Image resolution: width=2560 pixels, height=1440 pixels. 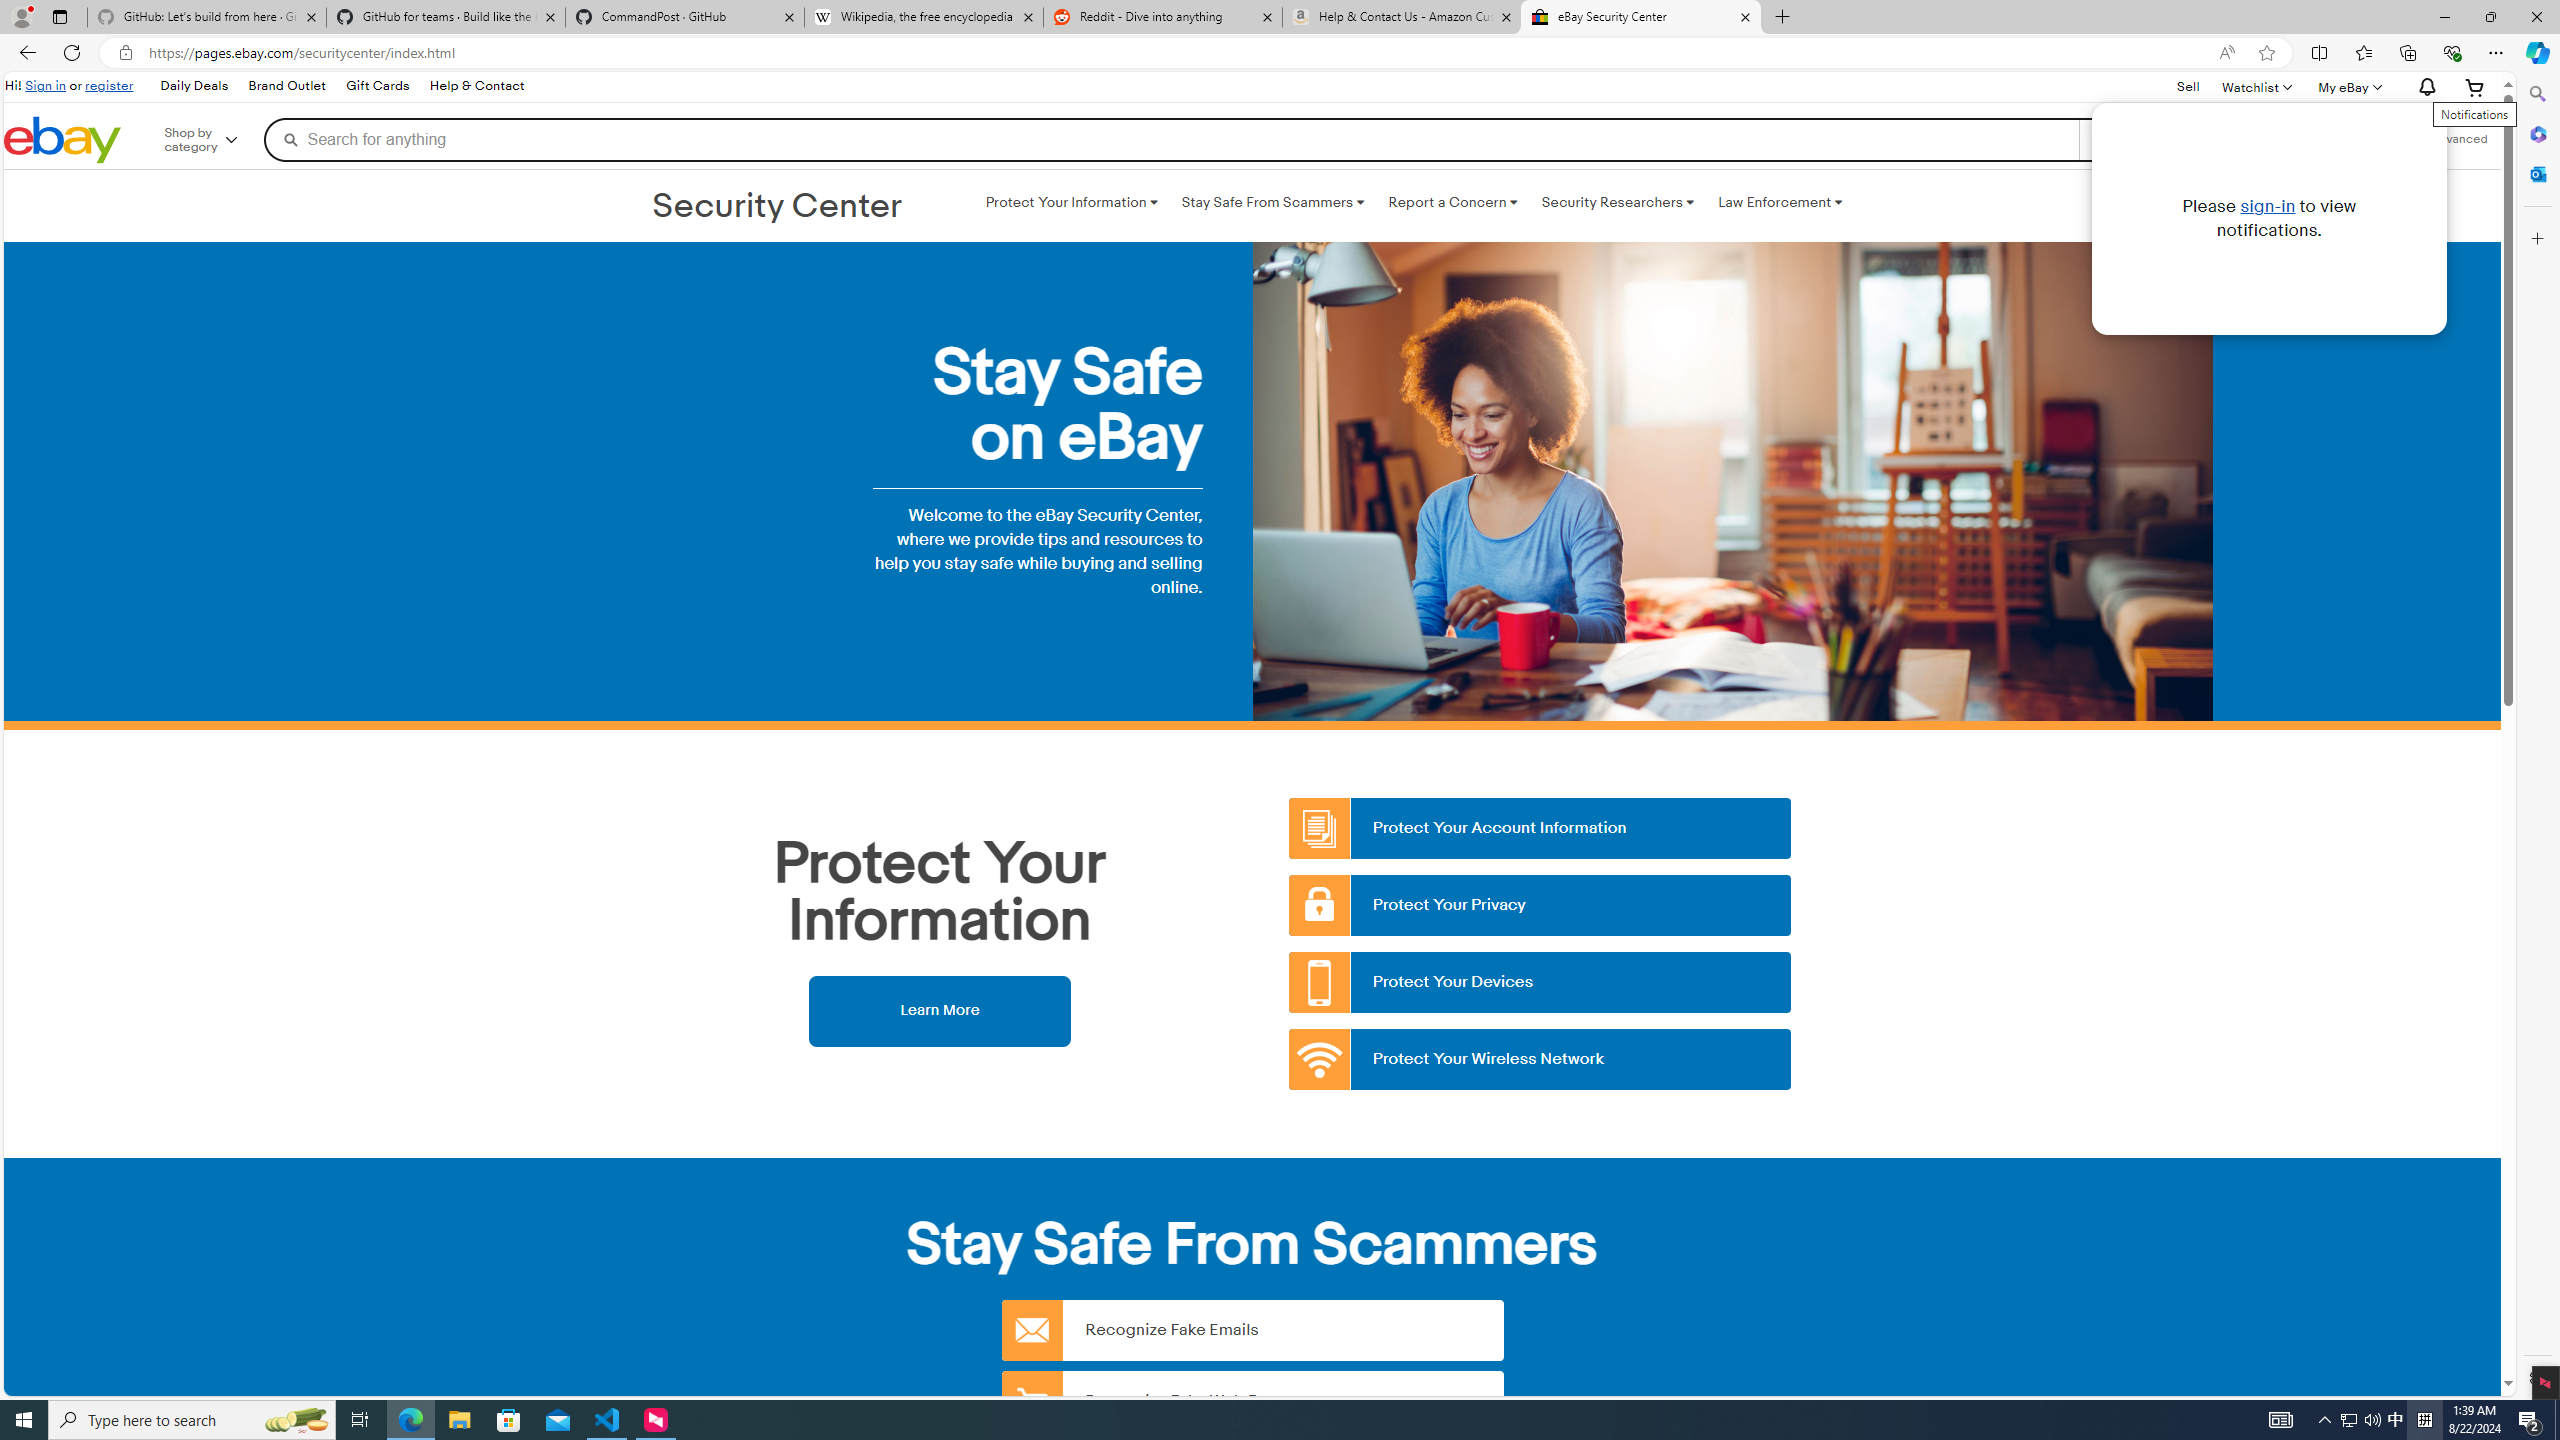 I want to click on 'Law Enforcement ', so click(x=1780, y=202).